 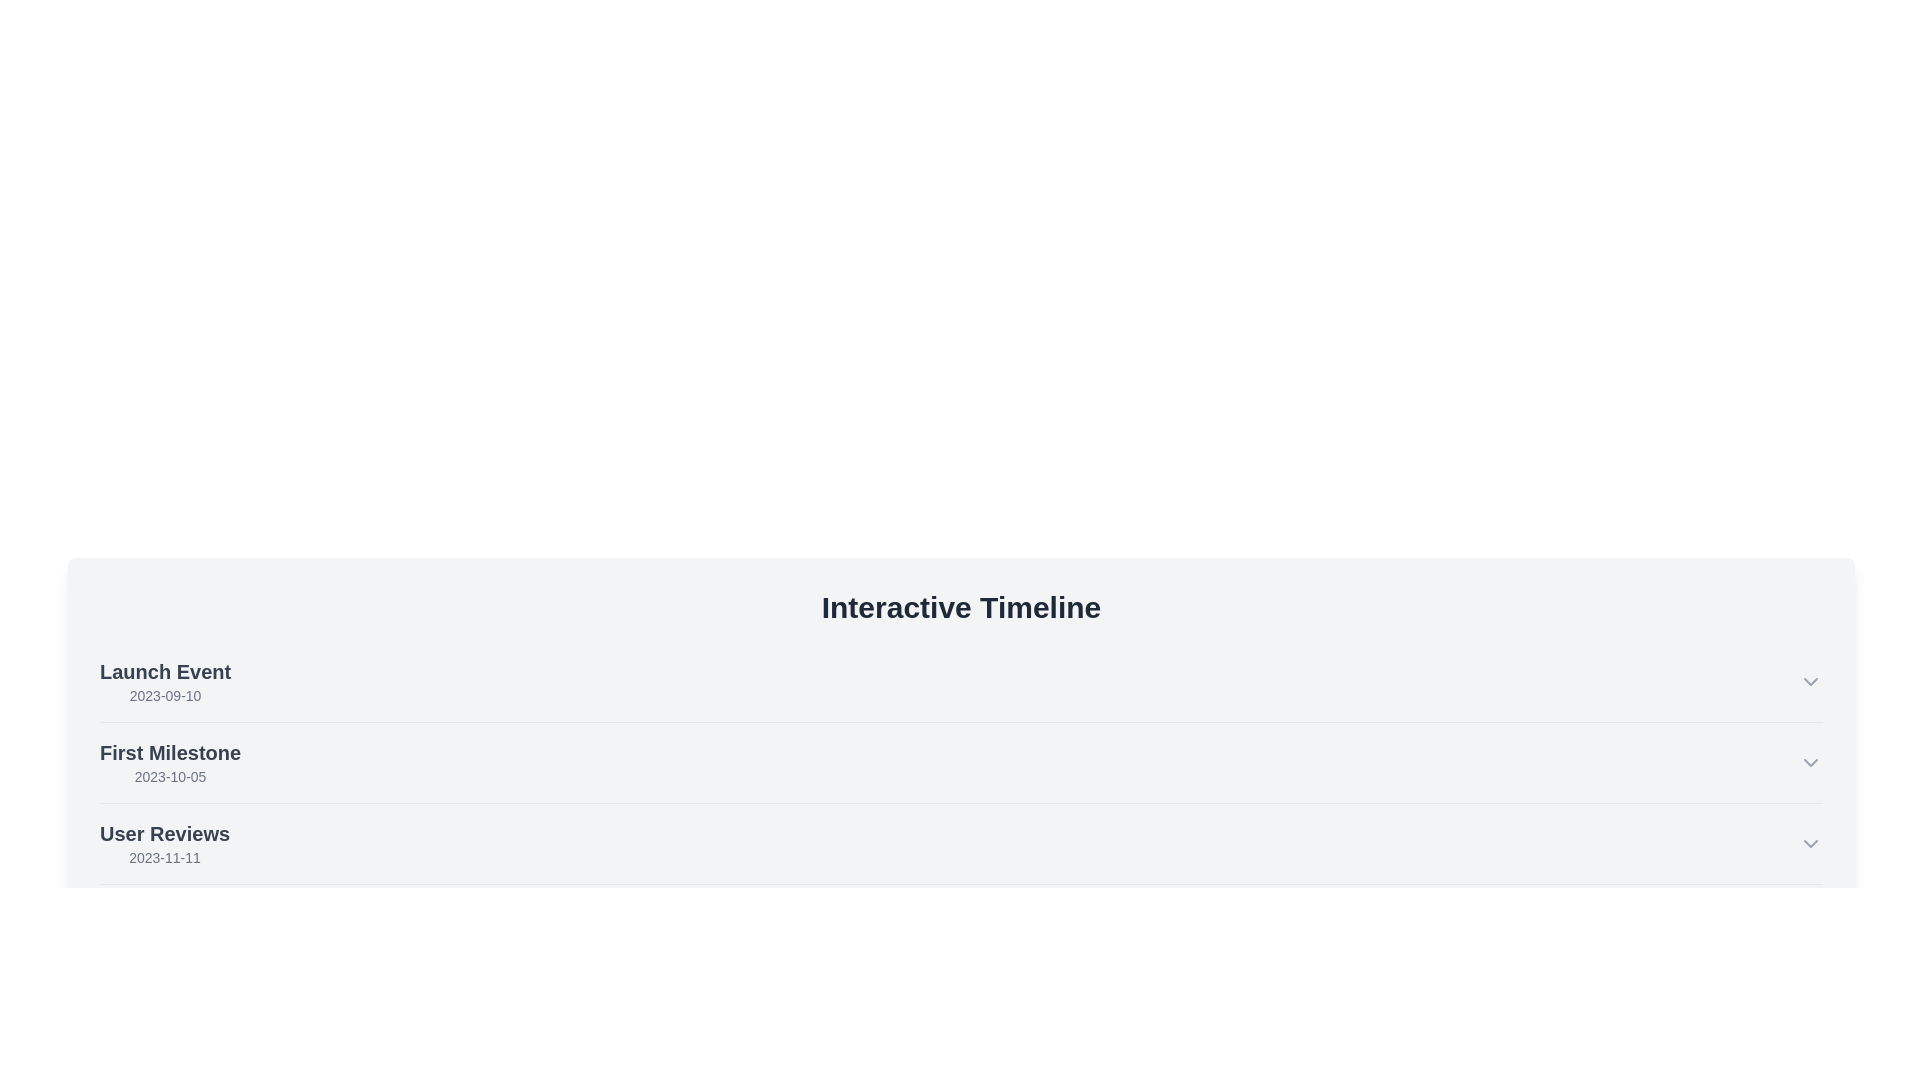 What do you see at coordinates (165, 681) in the screenshot?
I see `the text label displaying 'Launch Event' and its date '2023-09-10'` at bounding box center [165, 681].